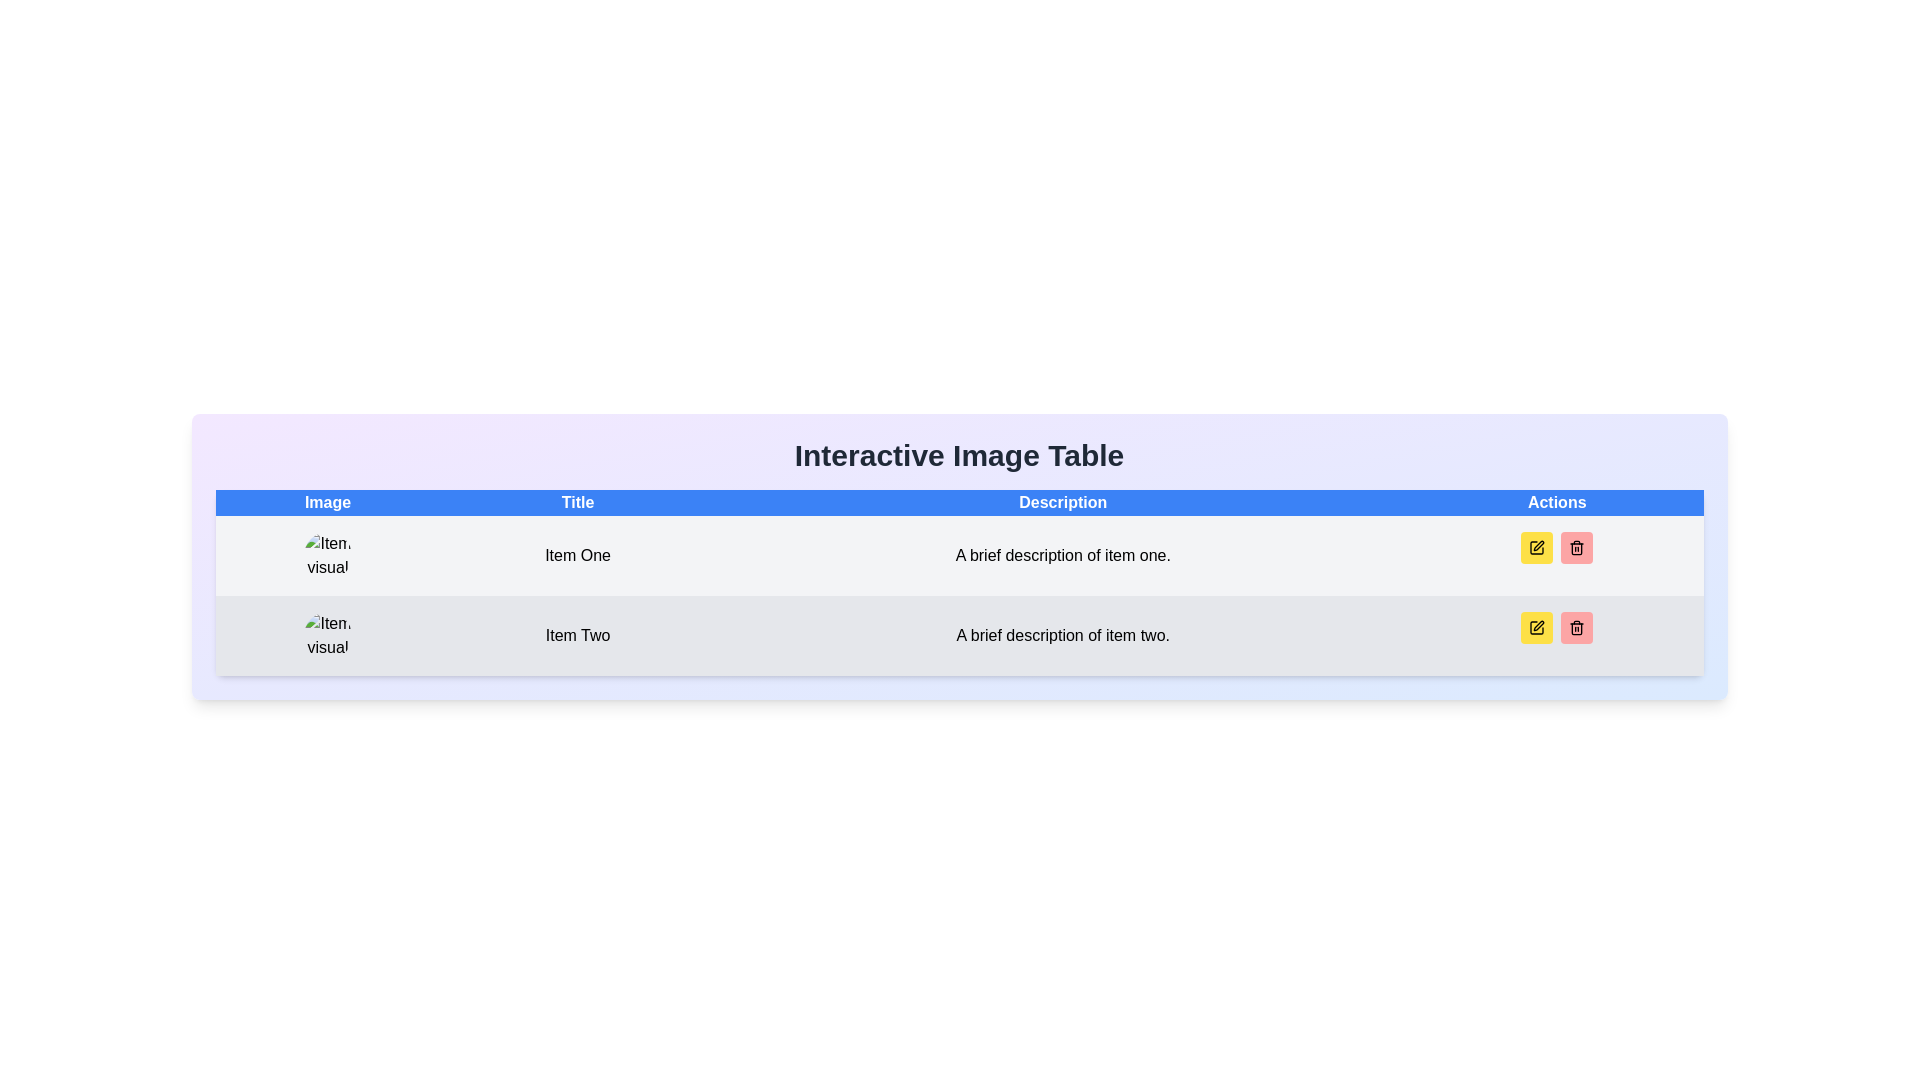 This screenshot has width=1920, height=1080. I want to click on the image representing 'Item Two' in the second row of the table, located under the column labeled 'Image', so click(327, 636).